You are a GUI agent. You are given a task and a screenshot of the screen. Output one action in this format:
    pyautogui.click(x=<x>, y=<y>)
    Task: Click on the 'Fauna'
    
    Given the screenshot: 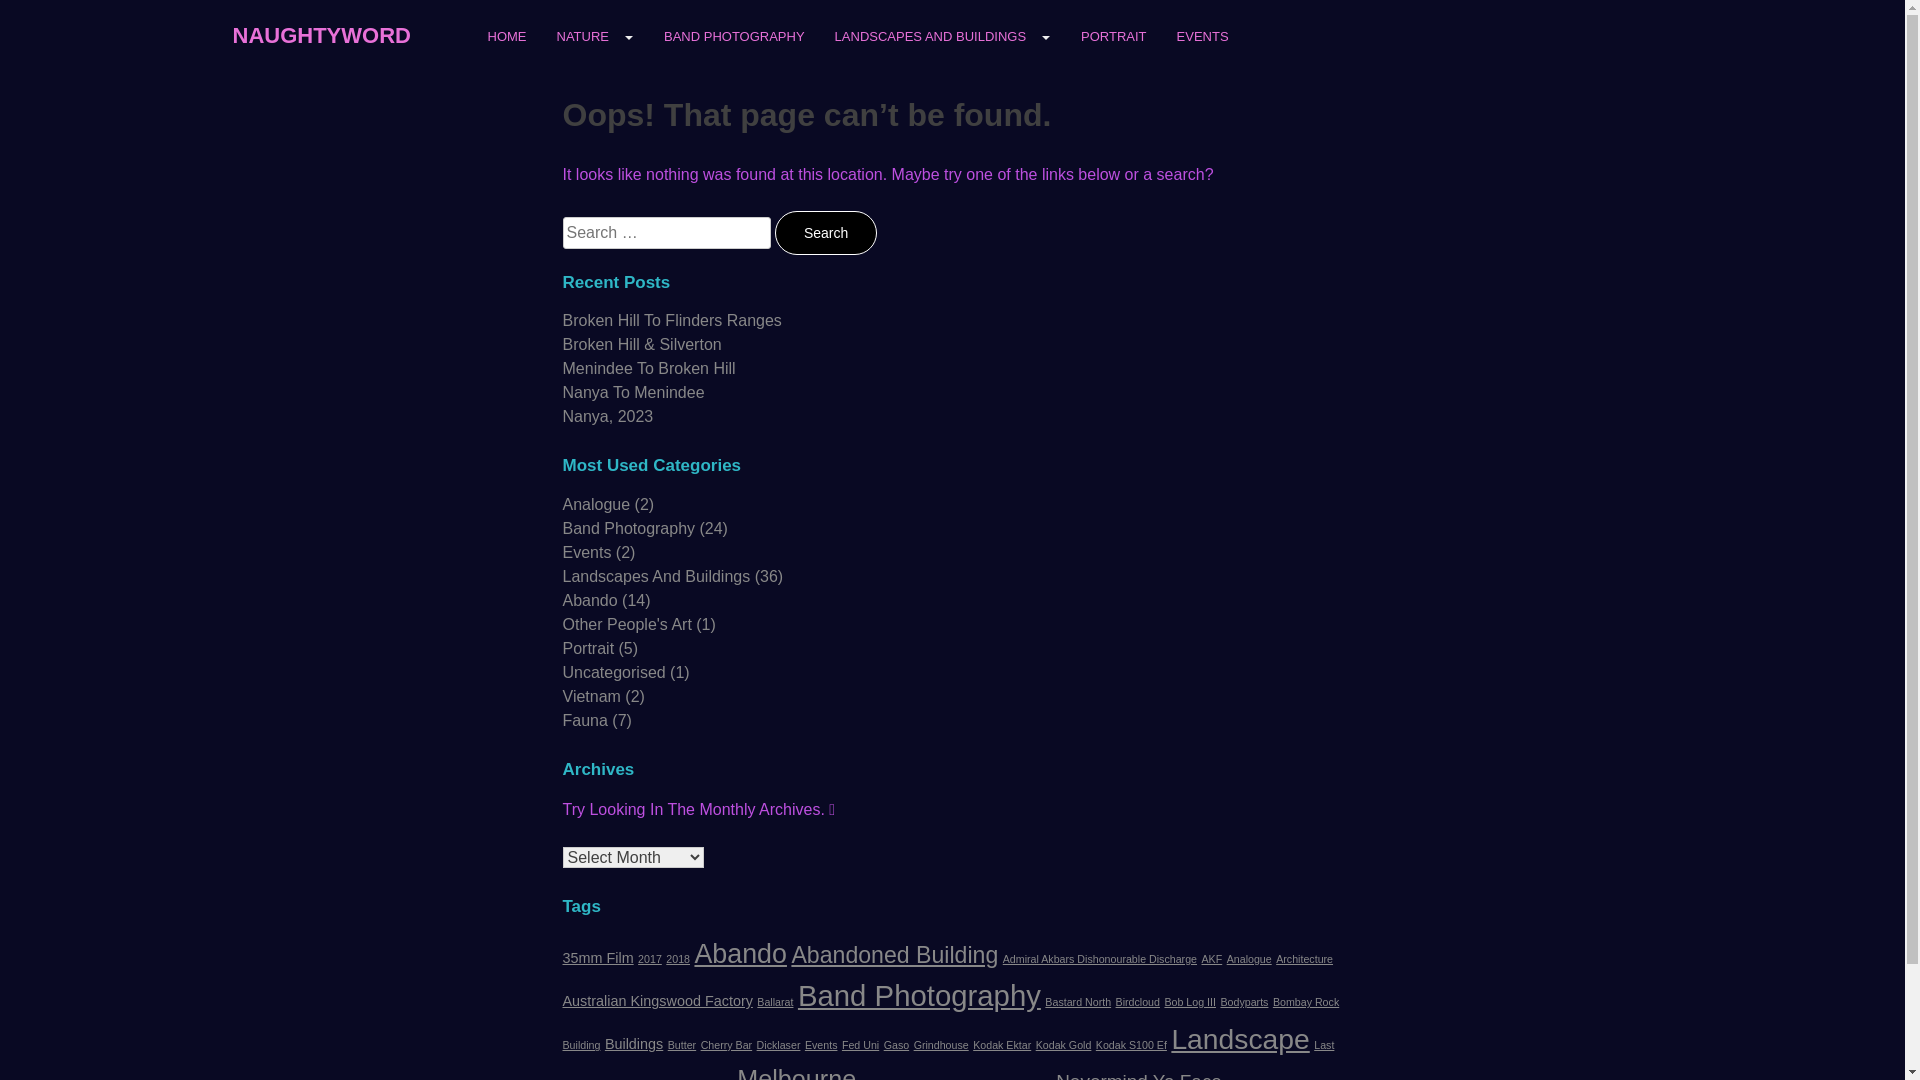 What is the action you would take?
    pyautogui.click(x=583, y=720)
    